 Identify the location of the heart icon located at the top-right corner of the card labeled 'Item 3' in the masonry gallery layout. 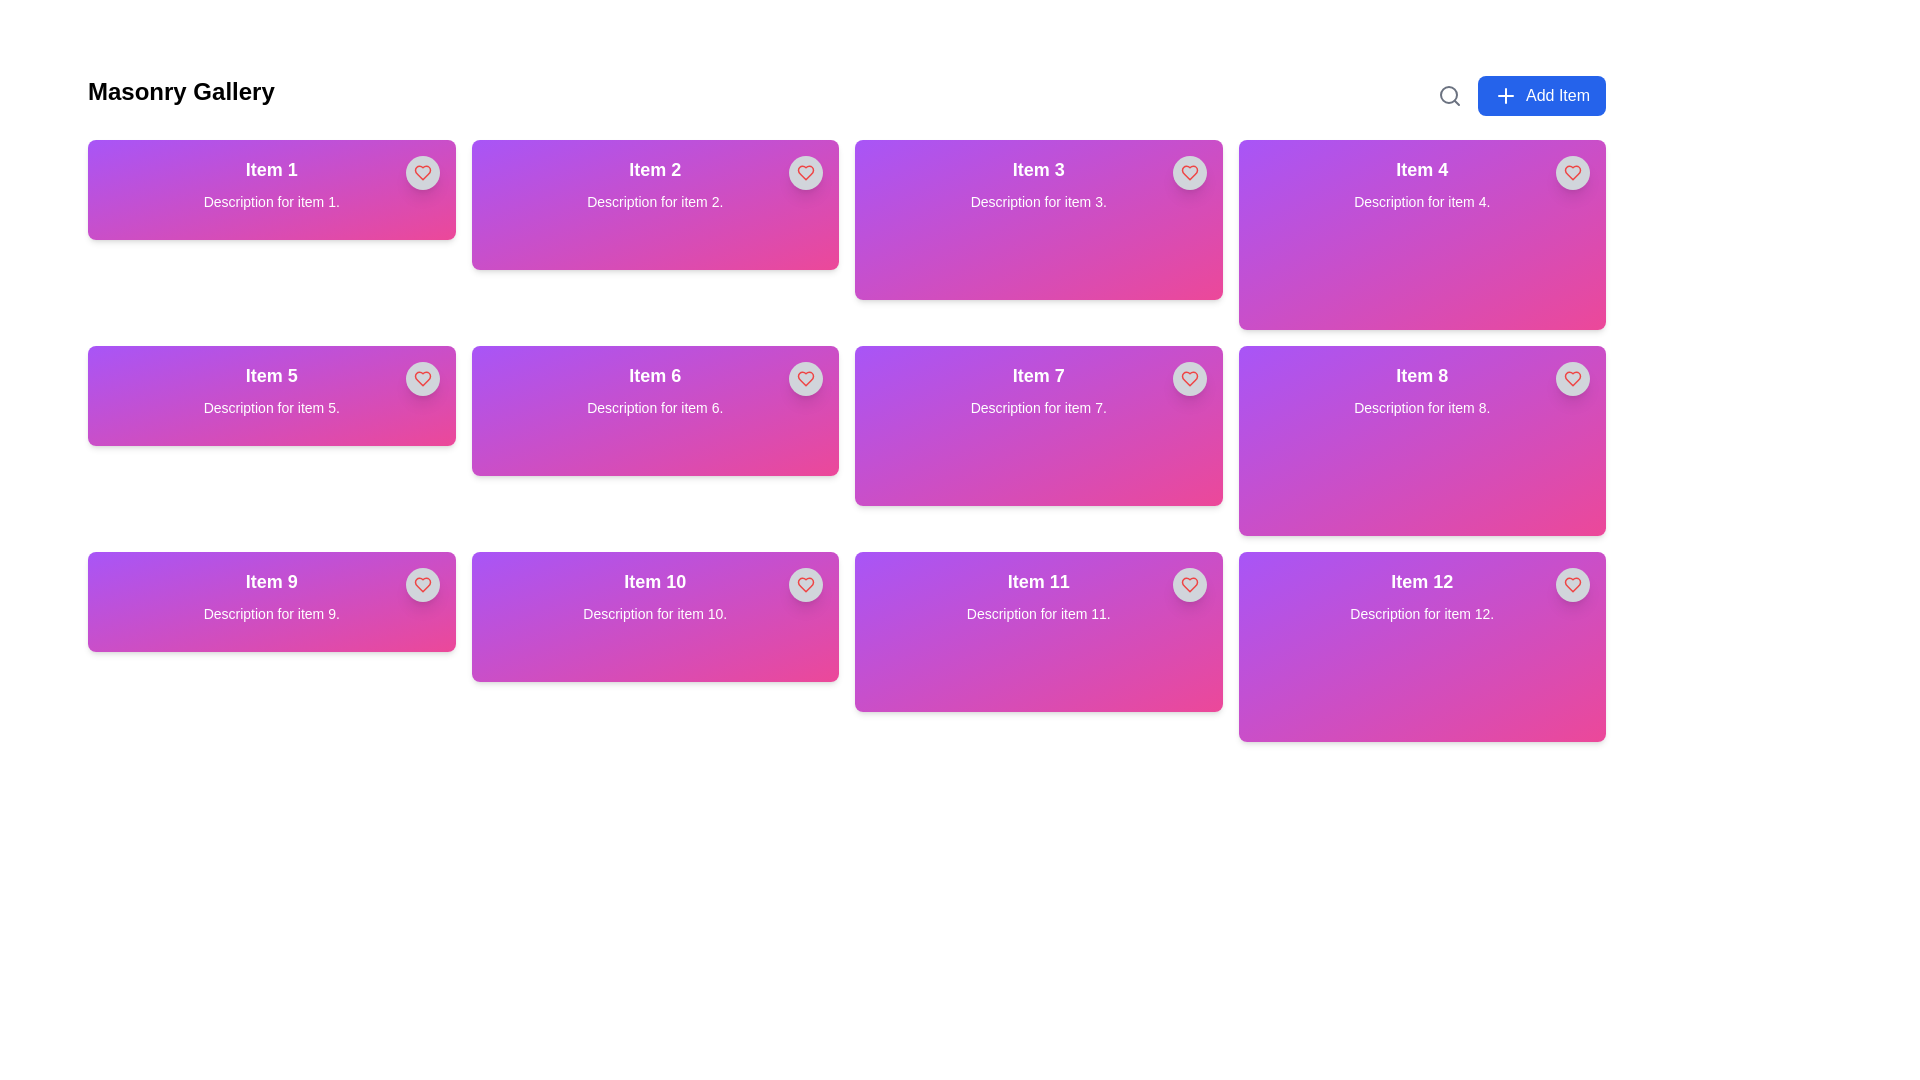
(1189, 172).